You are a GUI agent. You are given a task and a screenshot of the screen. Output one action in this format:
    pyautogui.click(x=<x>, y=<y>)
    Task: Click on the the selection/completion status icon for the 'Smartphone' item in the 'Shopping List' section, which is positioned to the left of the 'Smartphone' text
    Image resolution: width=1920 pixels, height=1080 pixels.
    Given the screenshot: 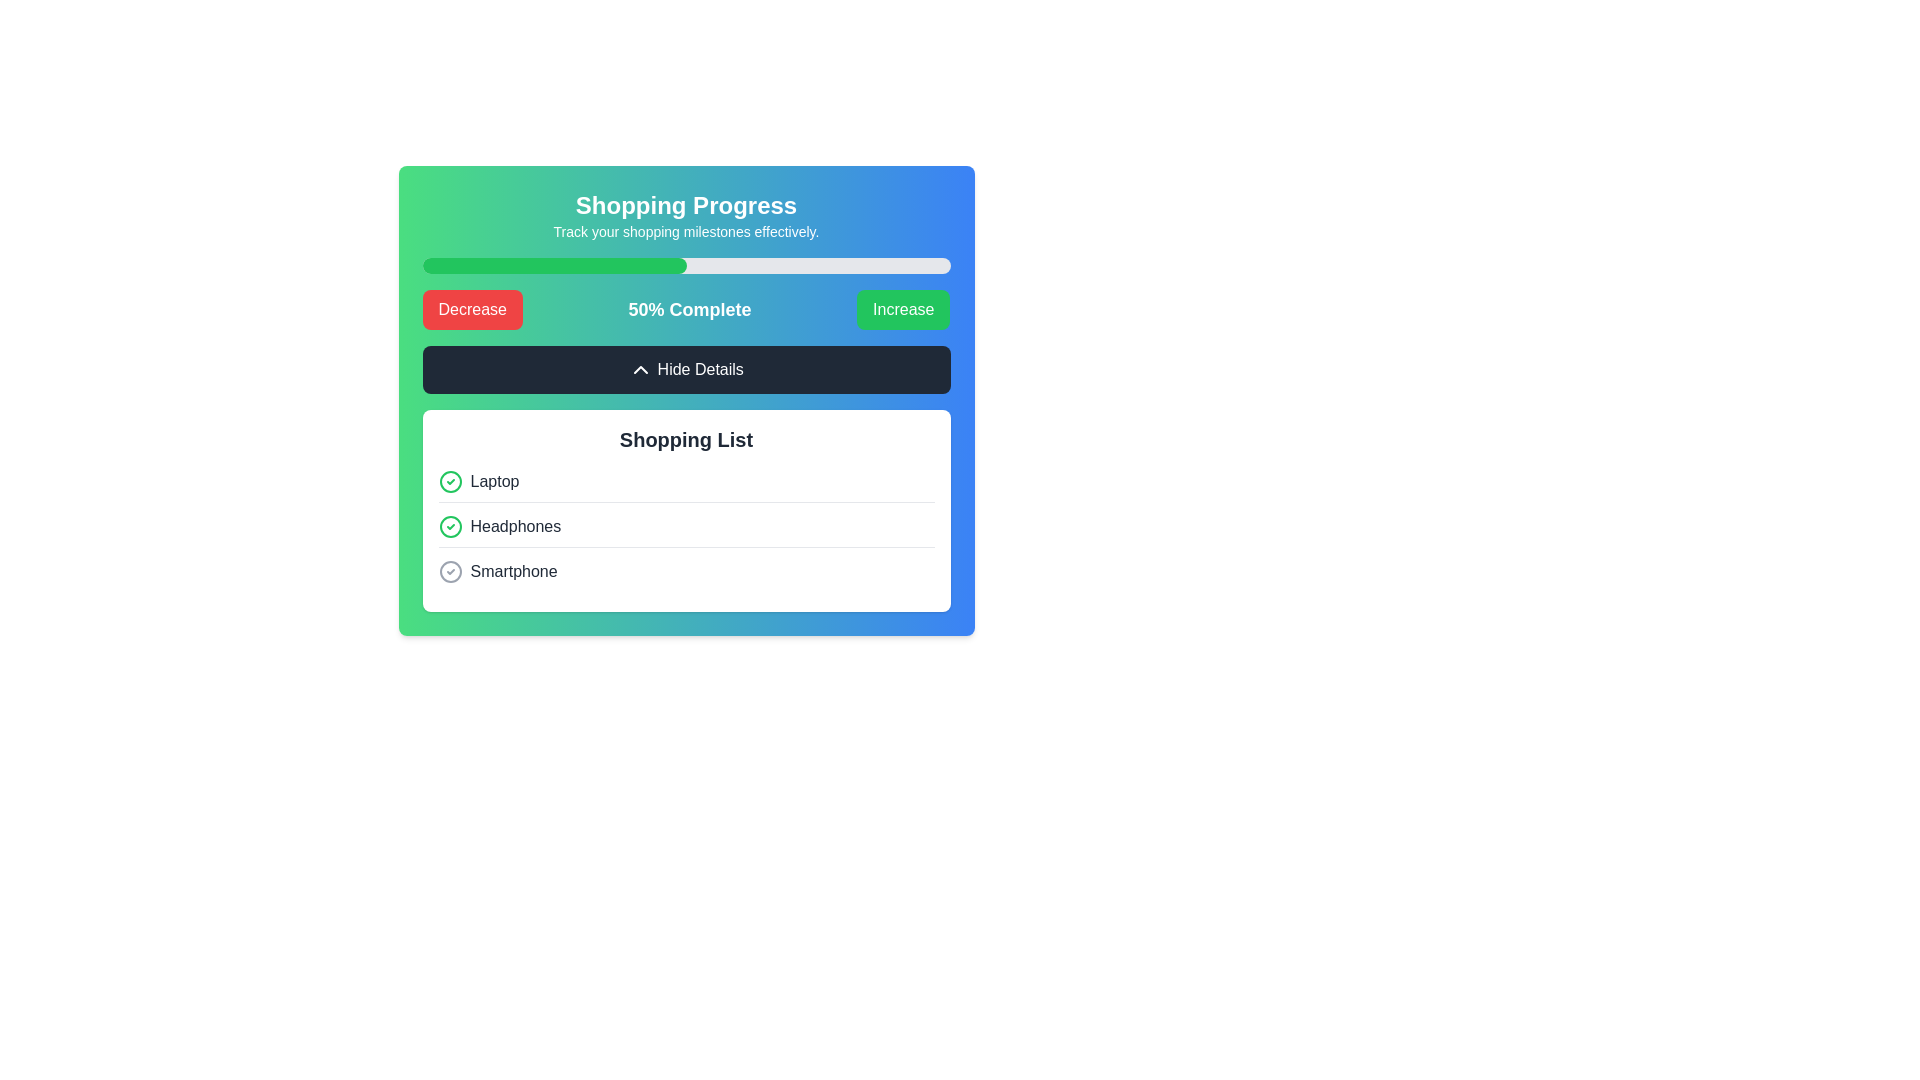 What is the action you would take?
    pyautogui.click(x=449, y=571)
    